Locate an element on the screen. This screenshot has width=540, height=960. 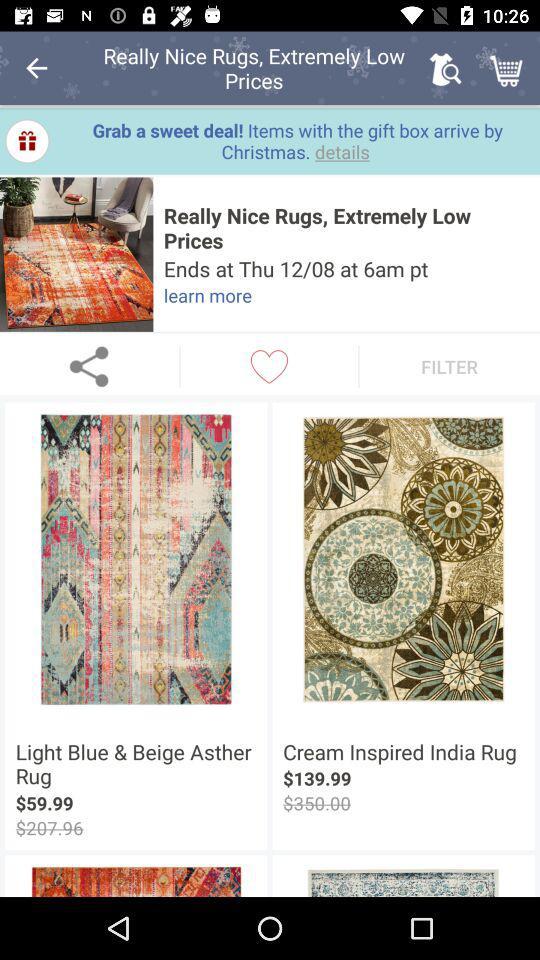
the icon to the right of really nice rugs icon is located at coordinates (445, 68).